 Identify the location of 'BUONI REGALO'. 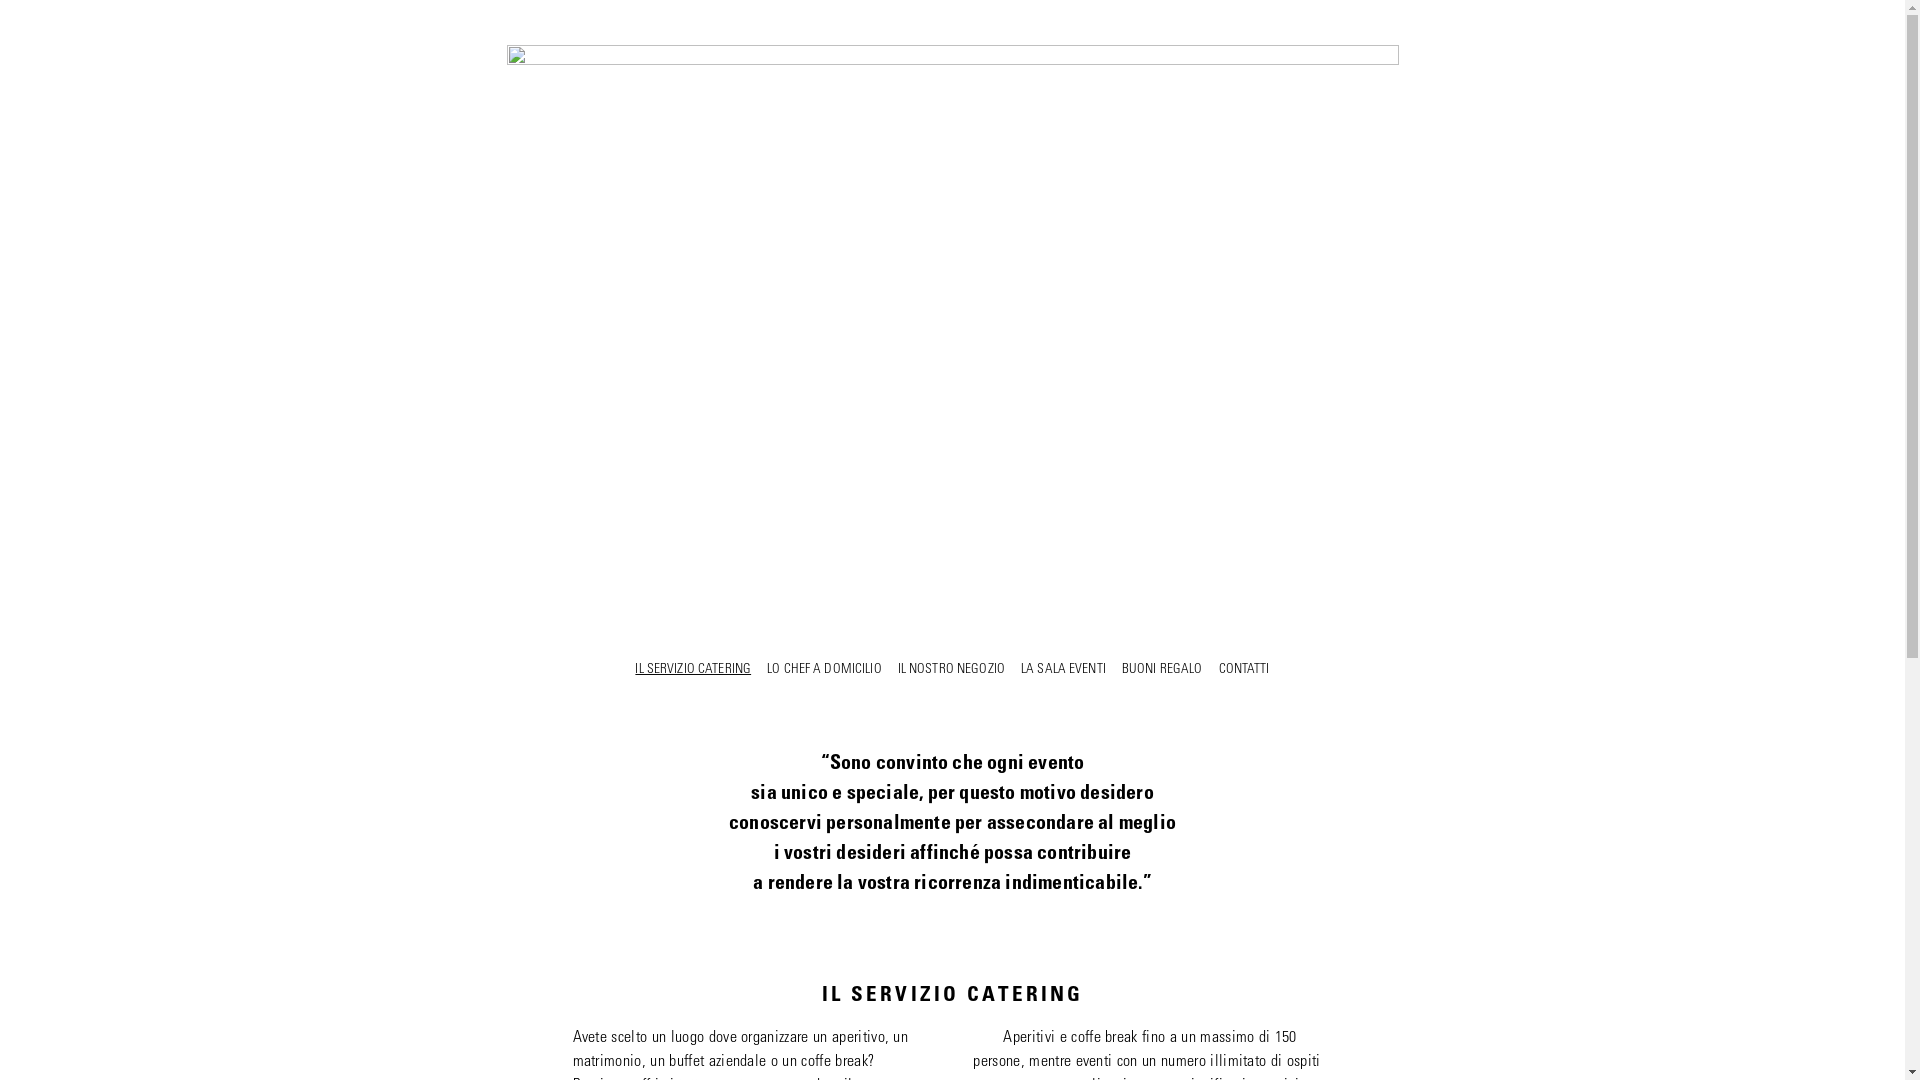
(1162, 670).